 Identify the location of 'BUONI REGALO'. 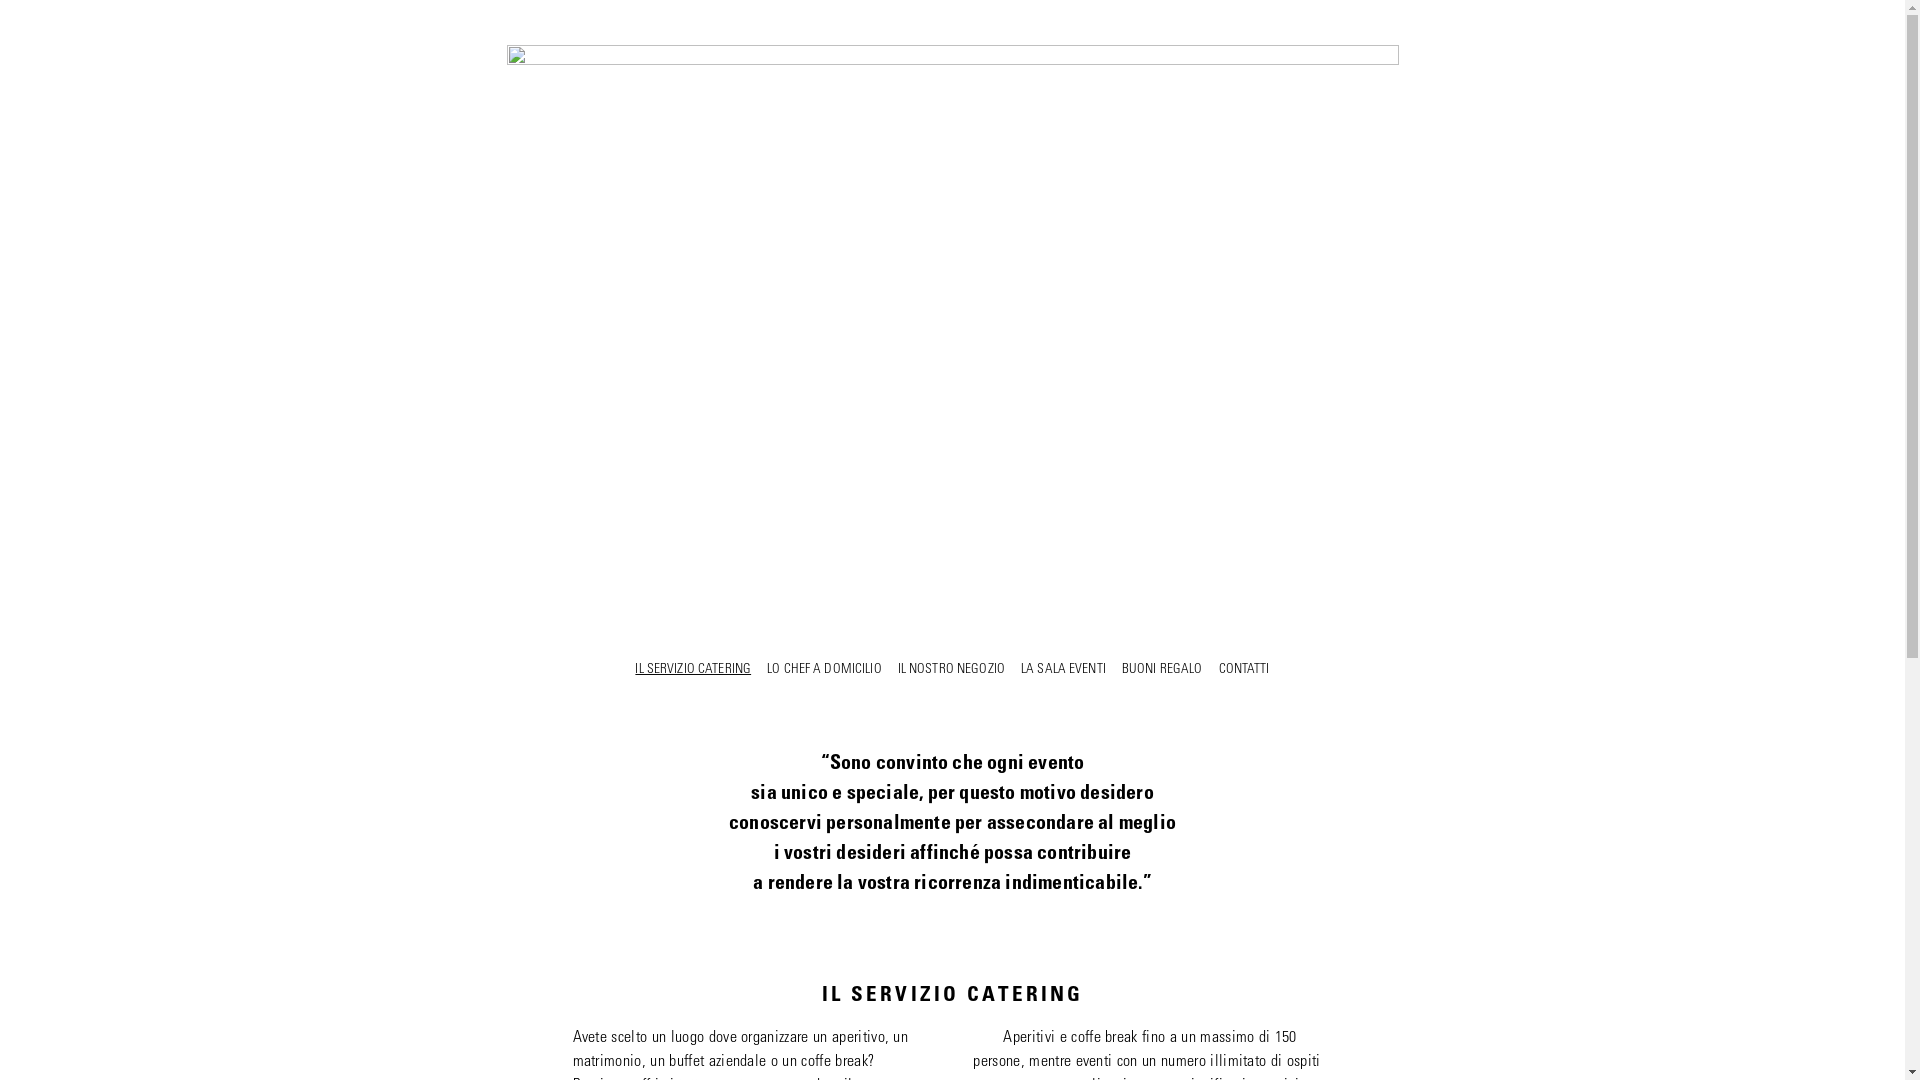
(1162, 670).